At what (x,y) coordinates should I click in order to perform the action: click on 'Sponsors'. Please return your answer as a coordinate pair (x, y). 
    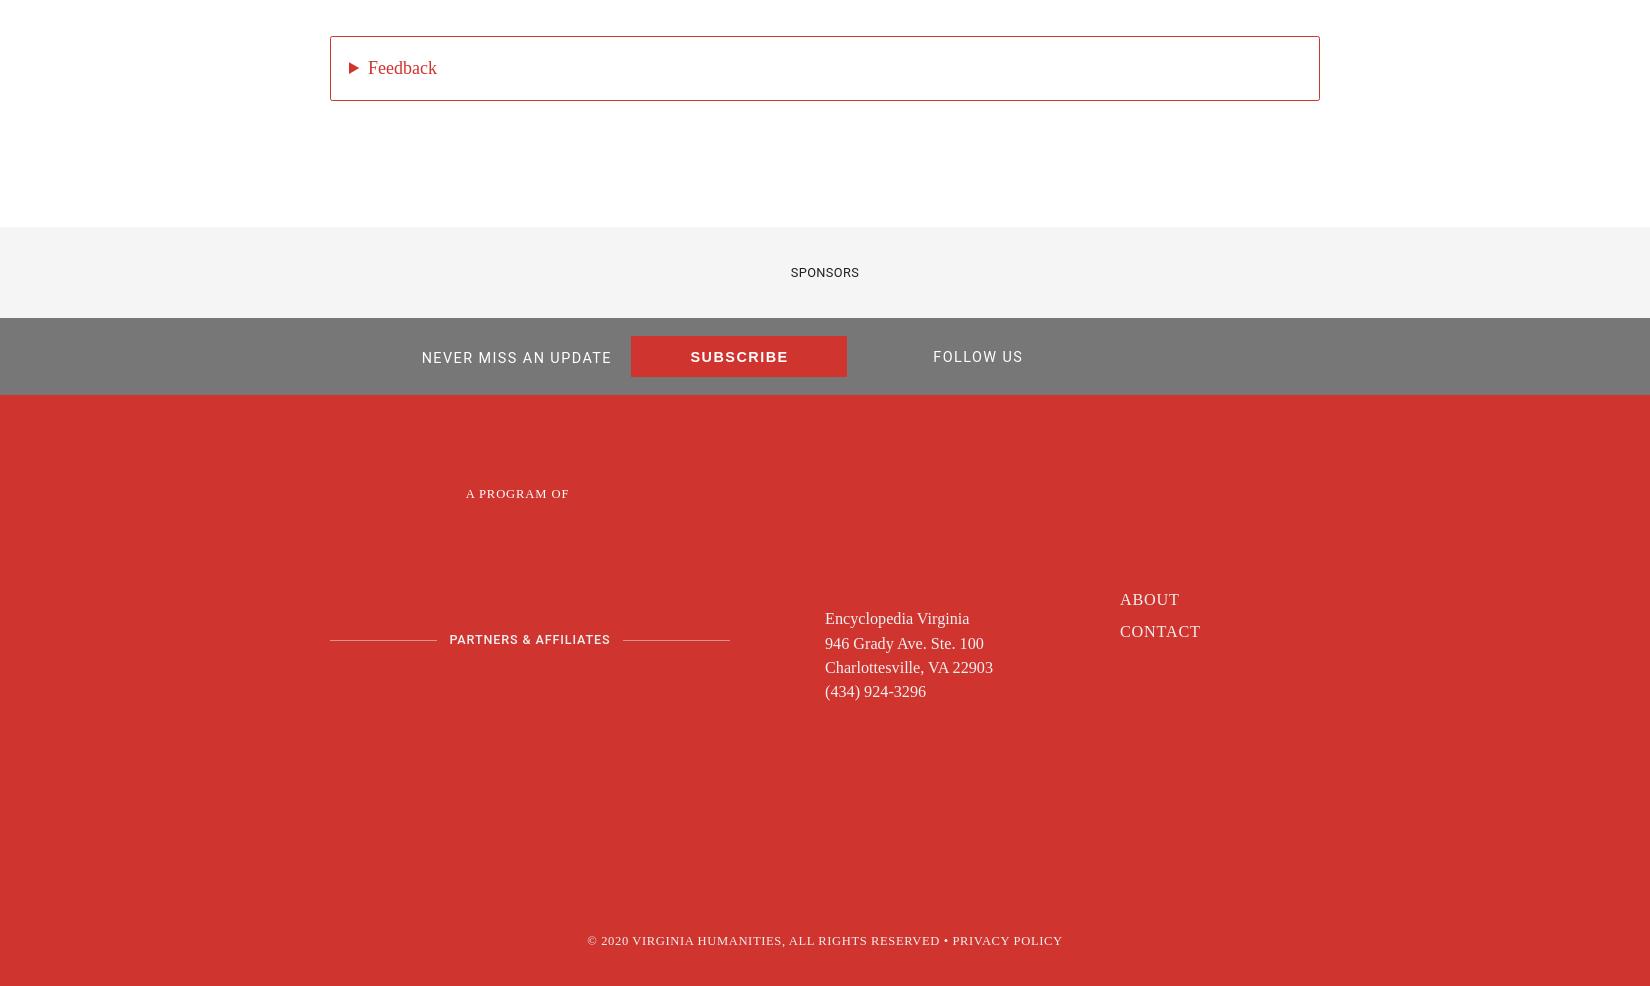
    Looking at the image, I should click on (823, 272).